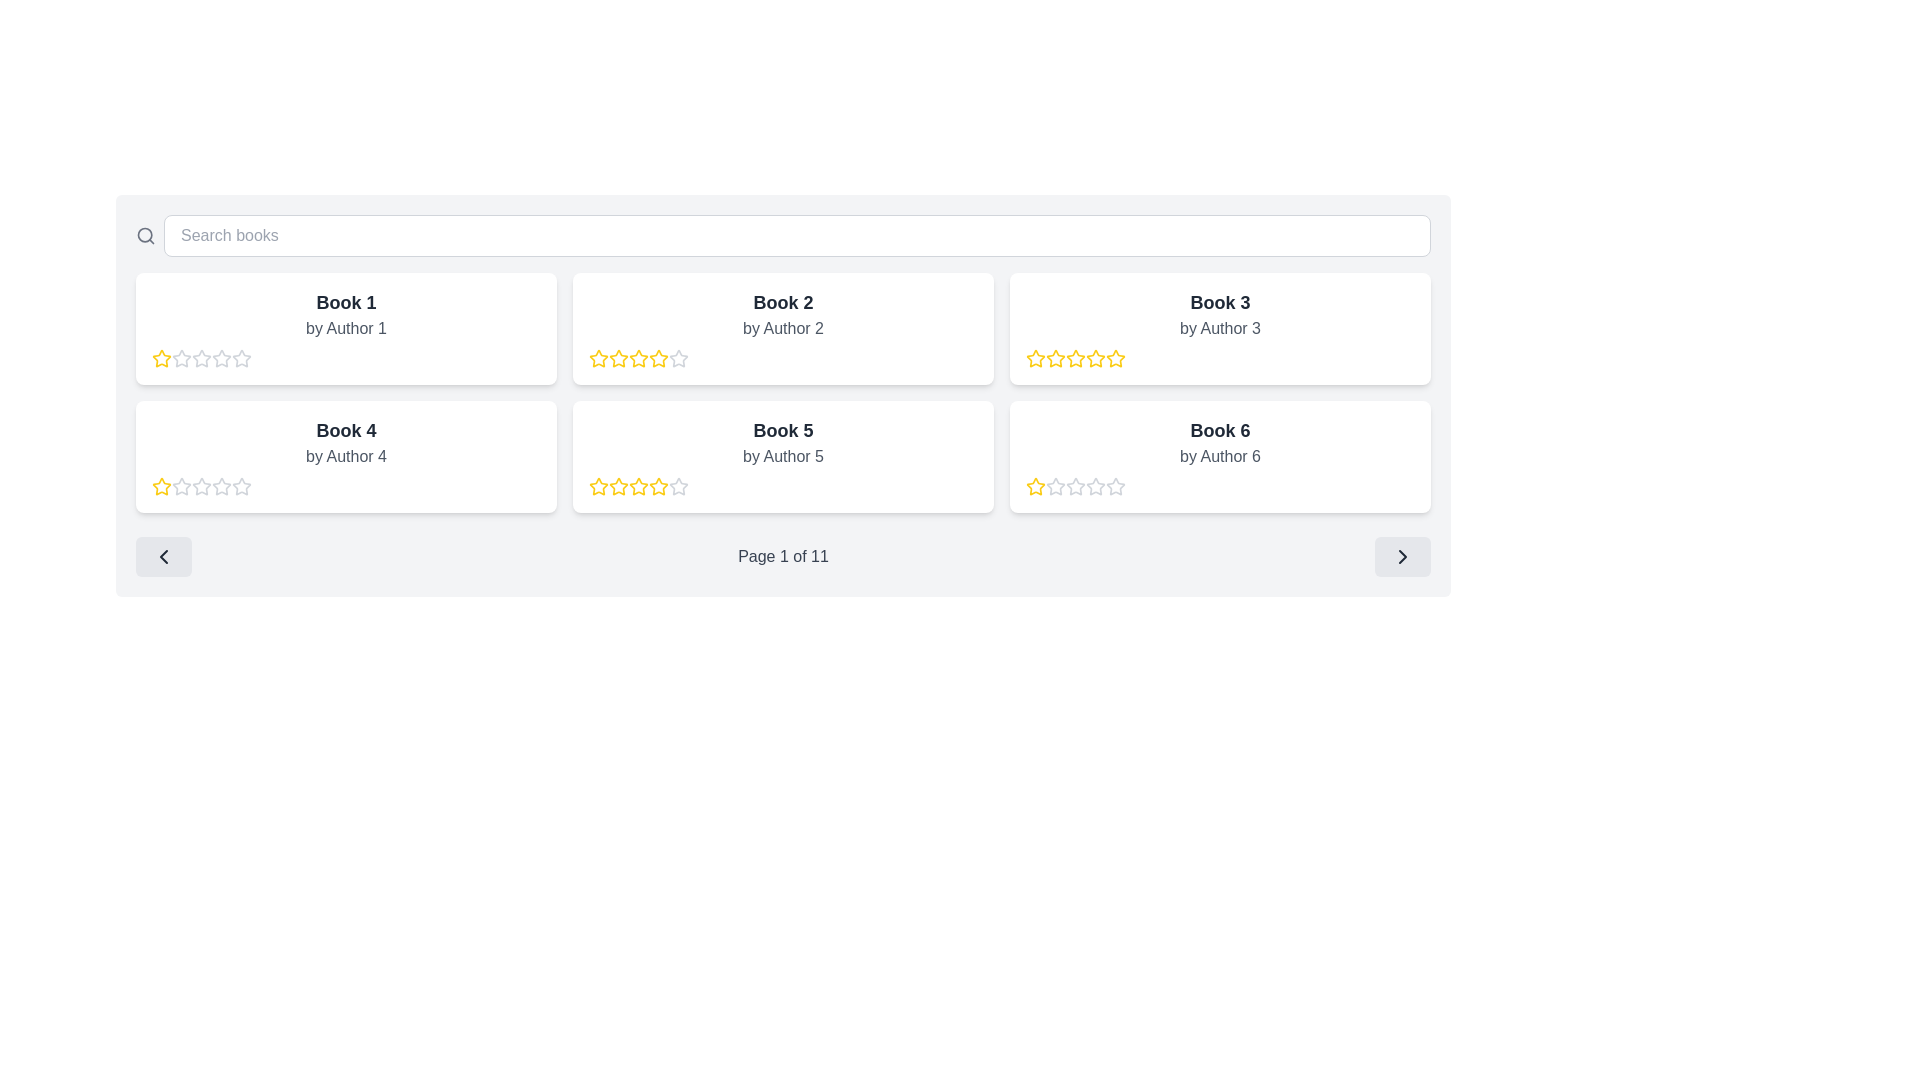 This screenshot has height=1080, width=1920. I want to click on the second star icon in the rating row for 'Book 4' by 'Author 4', so click(240, 486).